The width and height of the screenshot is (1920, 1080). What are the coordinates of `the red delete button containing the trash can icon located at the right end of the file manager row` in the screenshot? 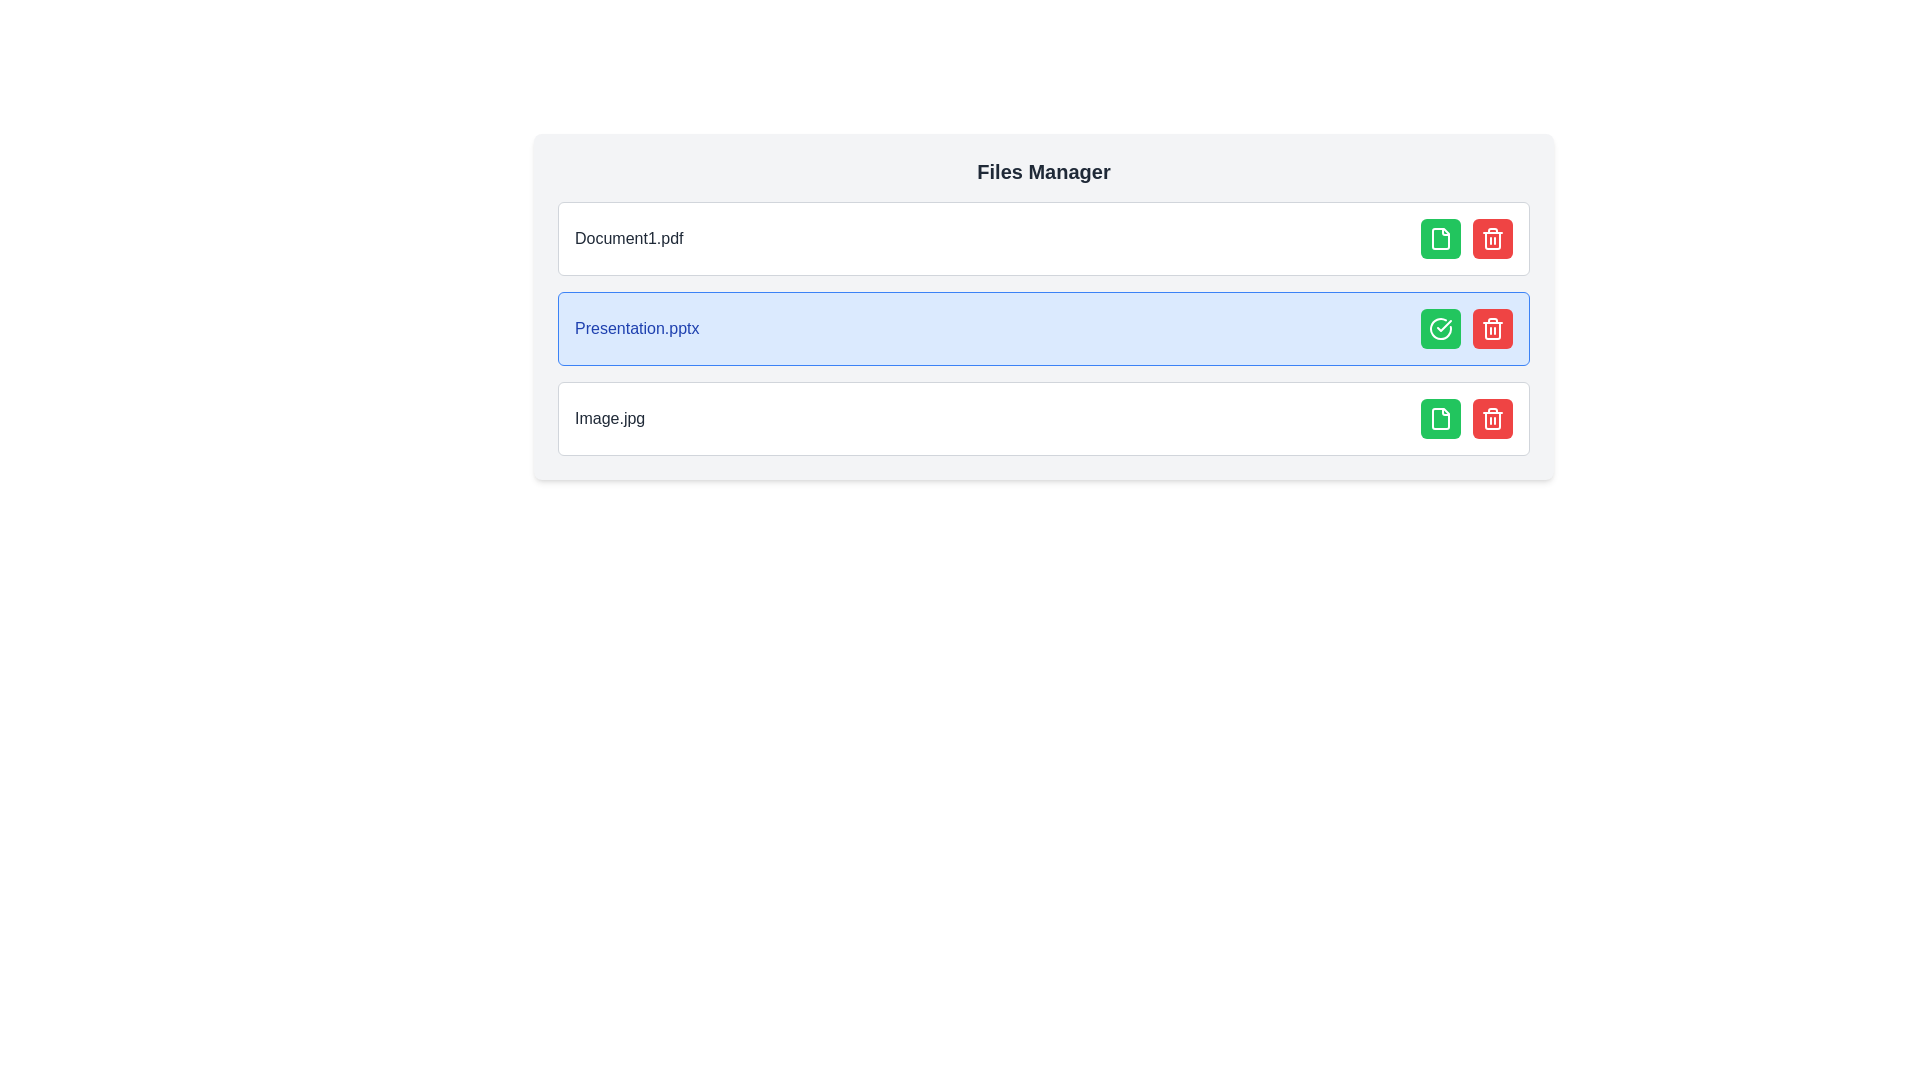 It's located at (1492, 418).